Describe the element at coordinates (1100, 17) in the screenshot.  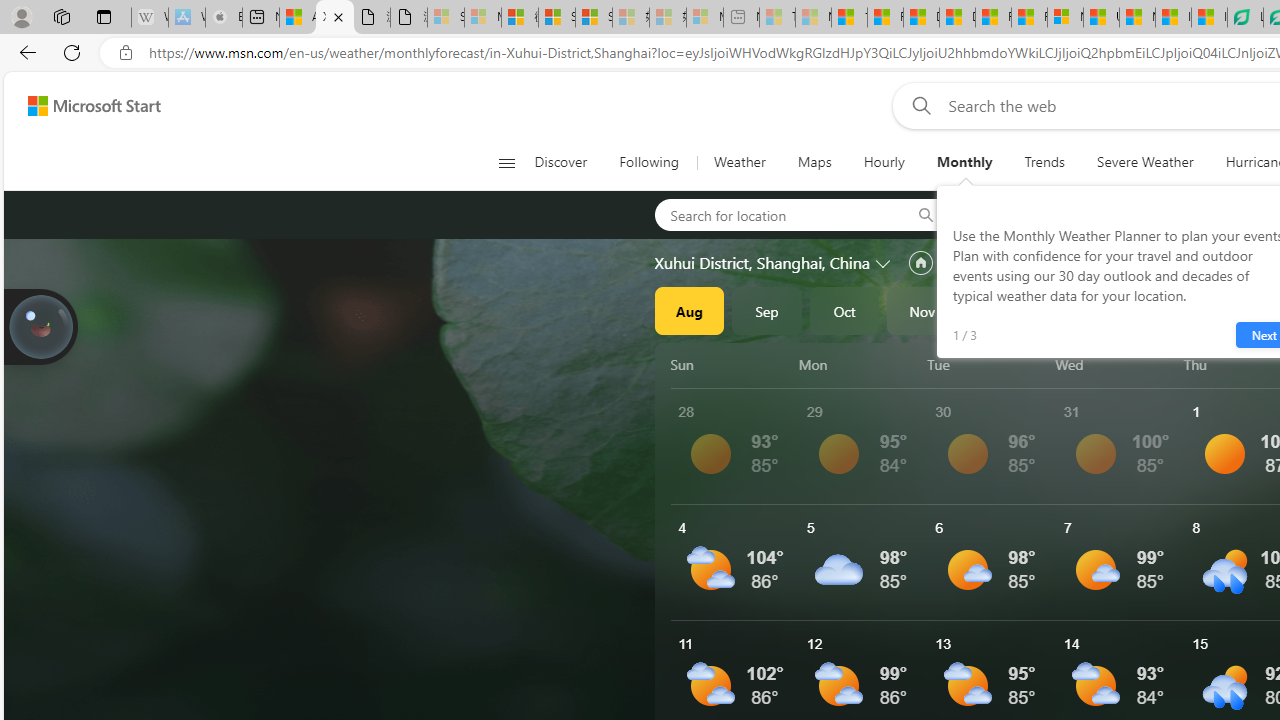
I see `'US Heat Deaths Soared To Record High Last Year'` at that location.